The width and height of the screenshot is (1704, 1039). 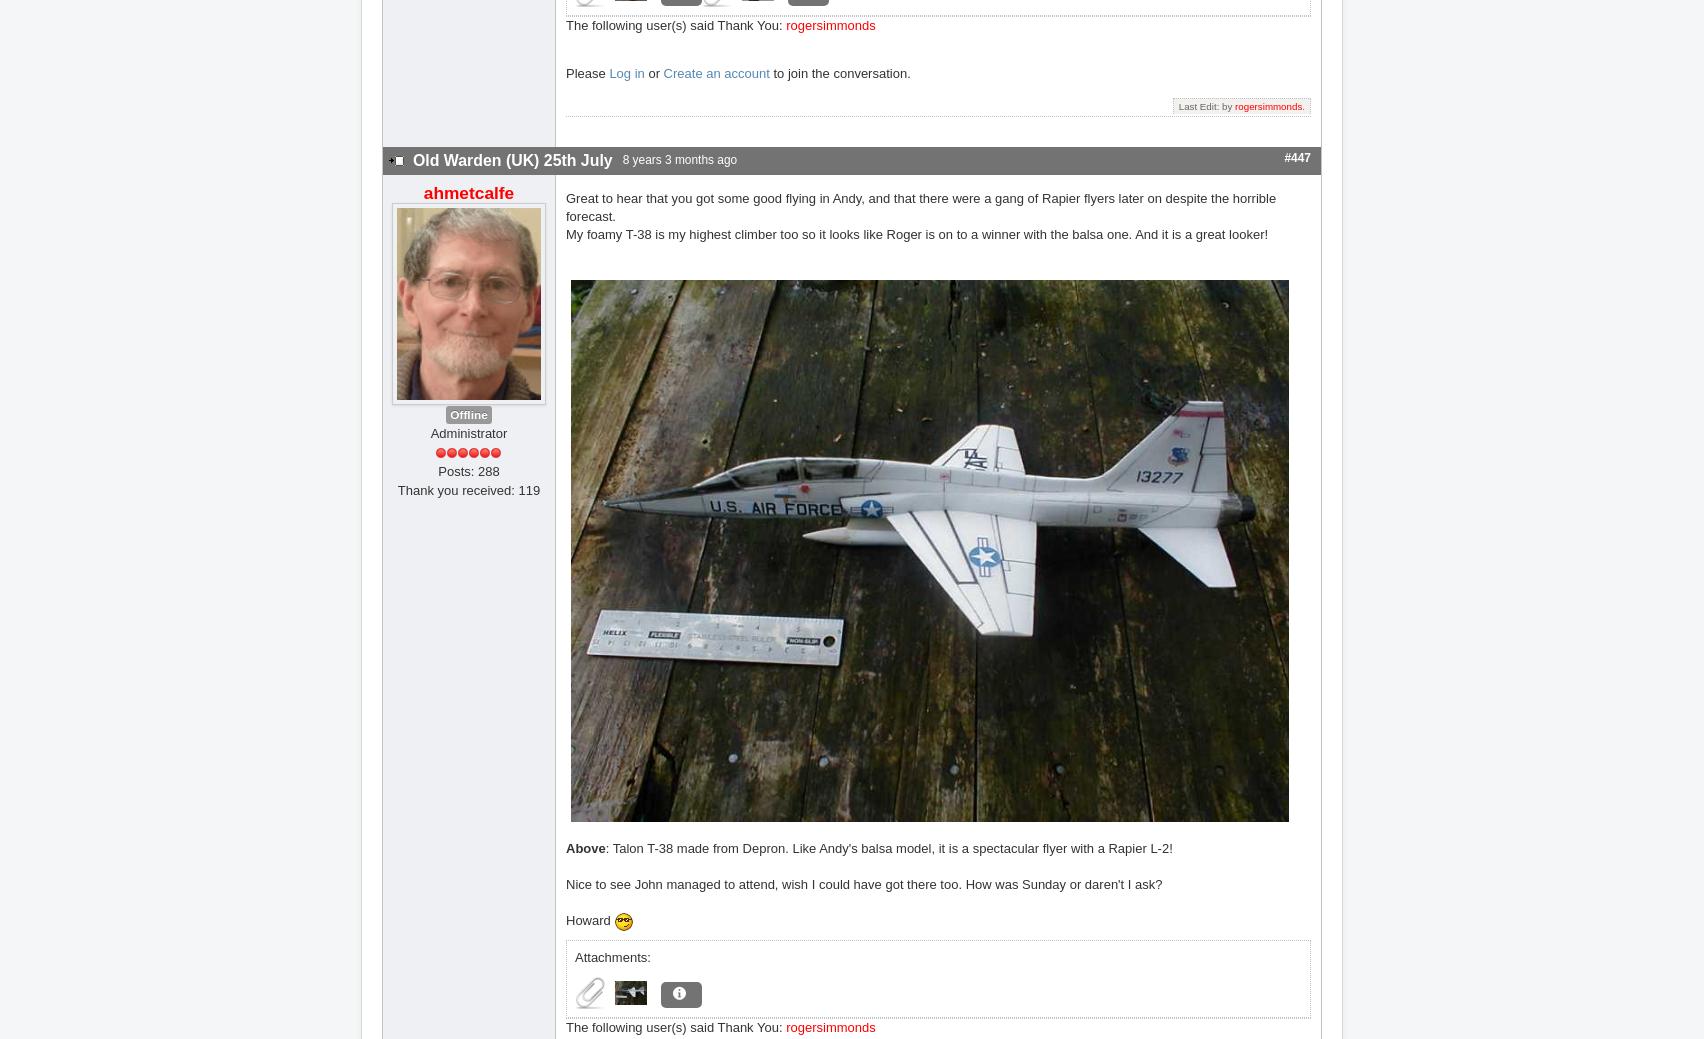 What do you see at coordinates (921, 206) in the screenshot?
I see `'Great to hear that you got some good flying in Andy, and that there were a gang of Rapier flyers later on despite the horrible forecast.'` at bounding box center [921, 206].